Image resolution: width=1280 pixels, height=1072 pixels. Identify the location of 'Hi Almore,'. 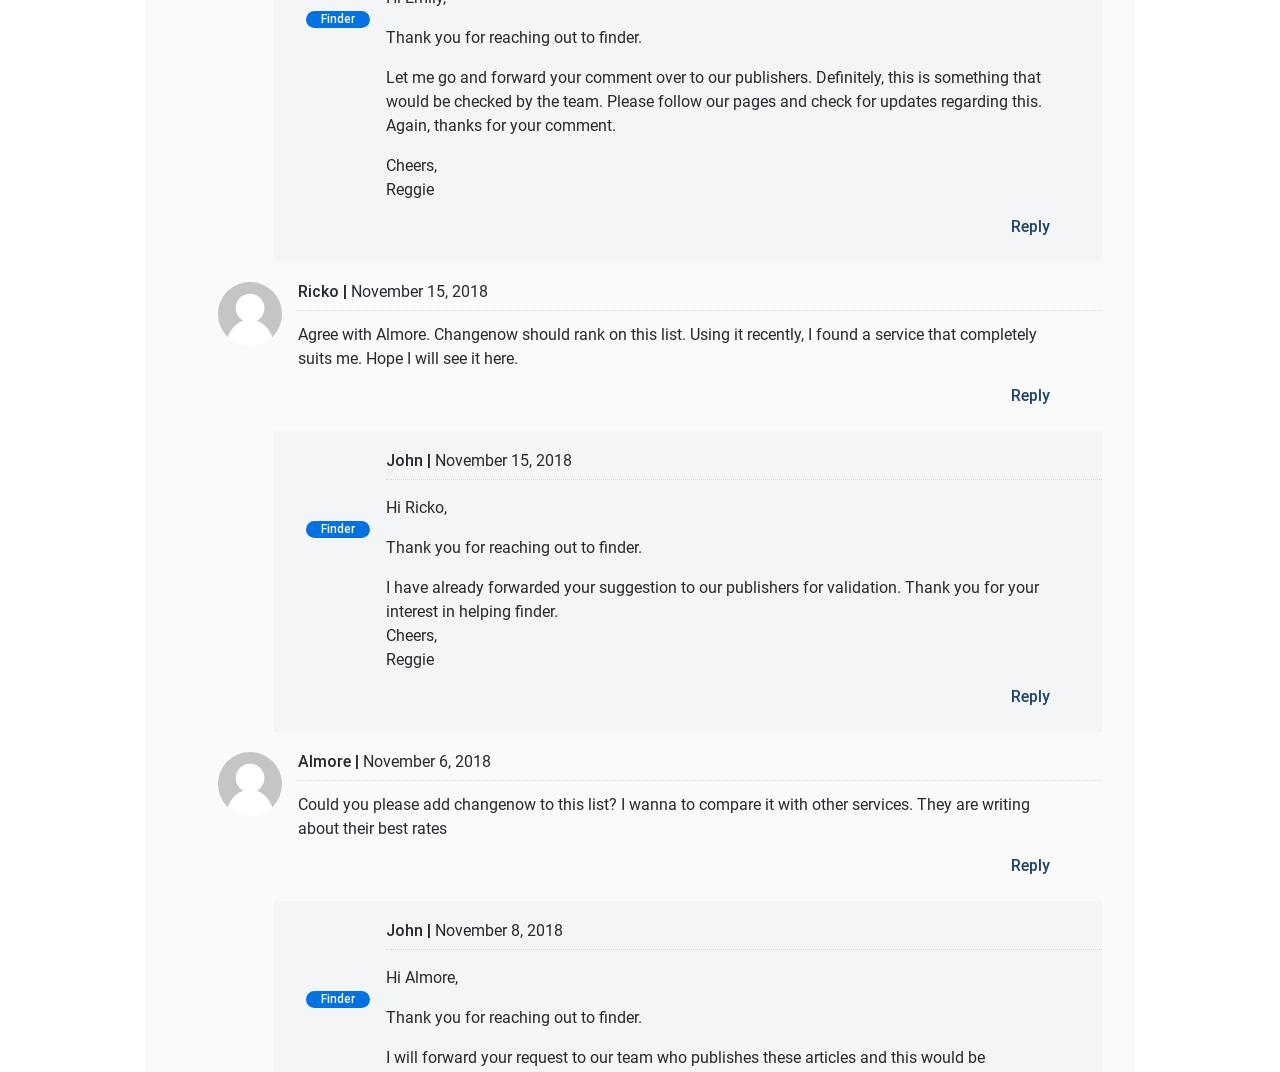
(386, 975).